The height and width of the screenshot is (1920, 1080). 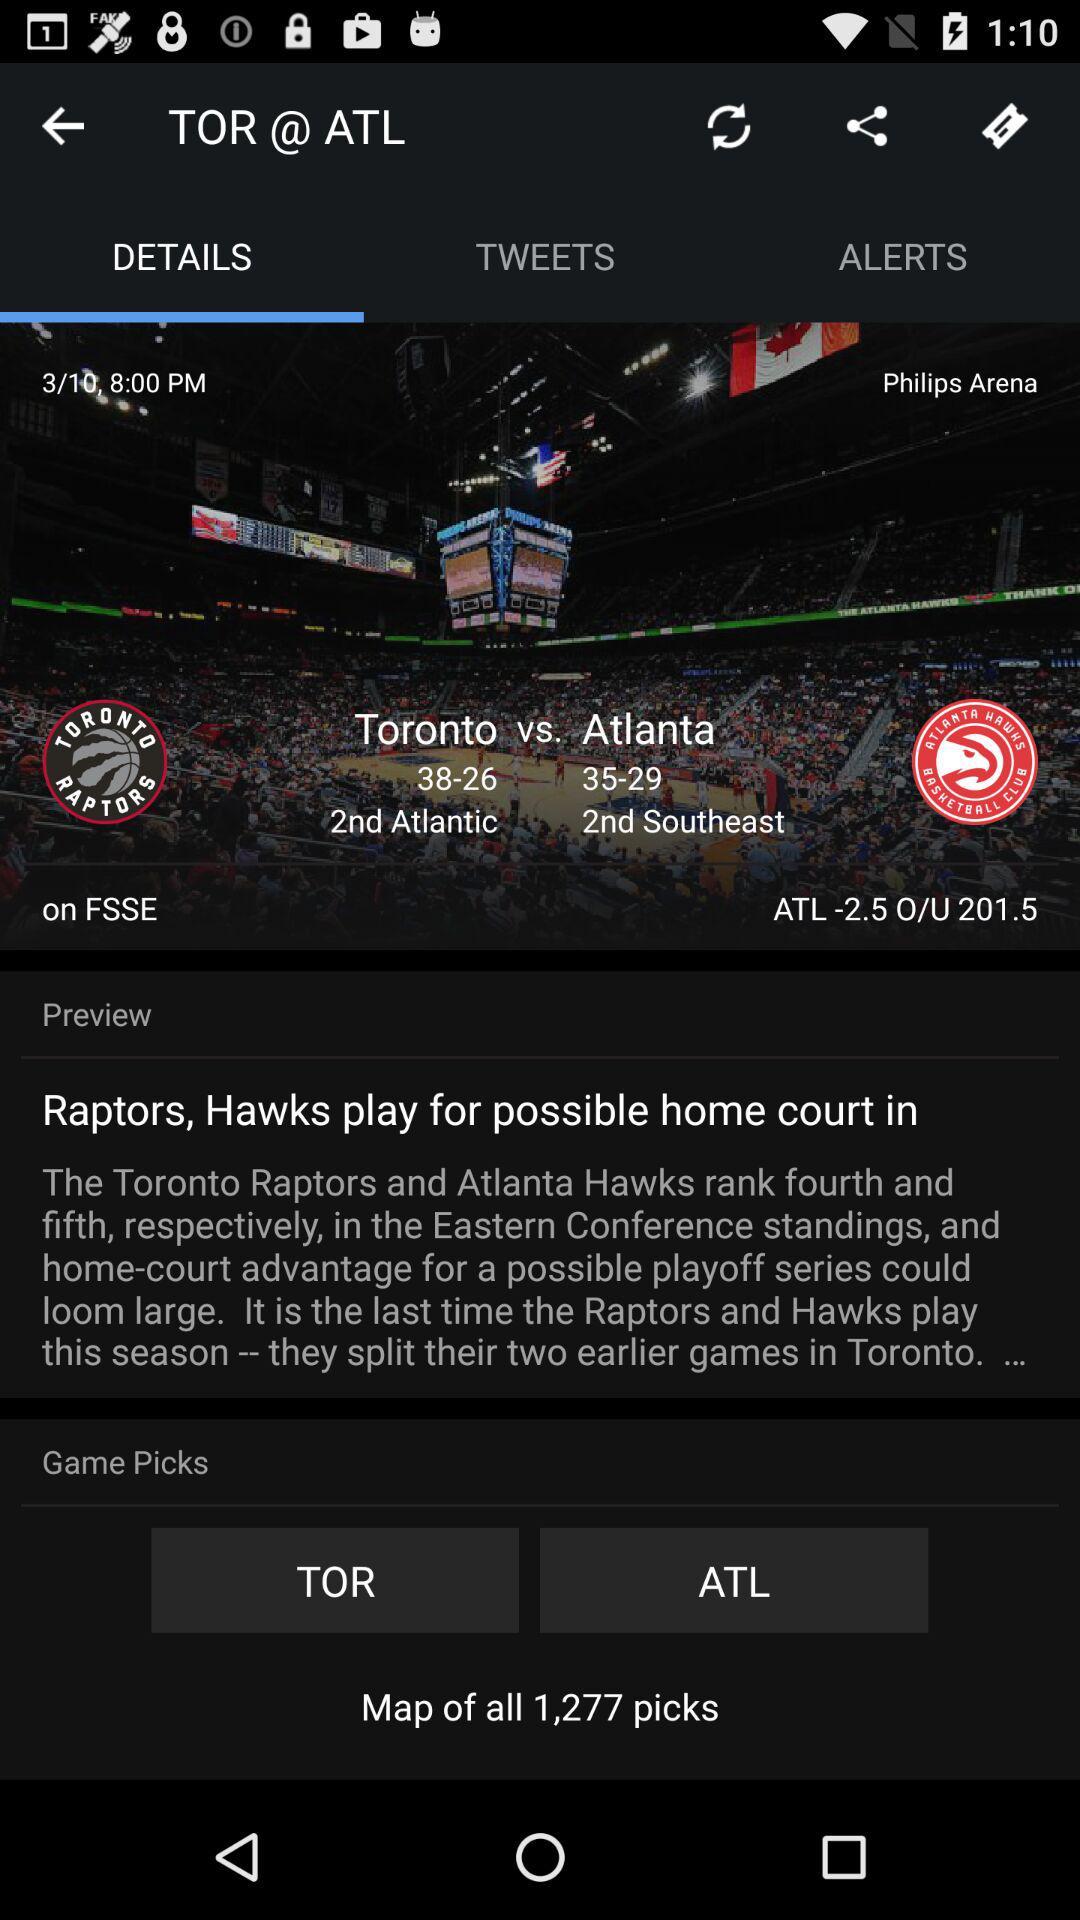 What do you see at coordinates (729, 124) in the screenshot?
I see `app to the right of tor @ atl` at bounding box center [729, 124].